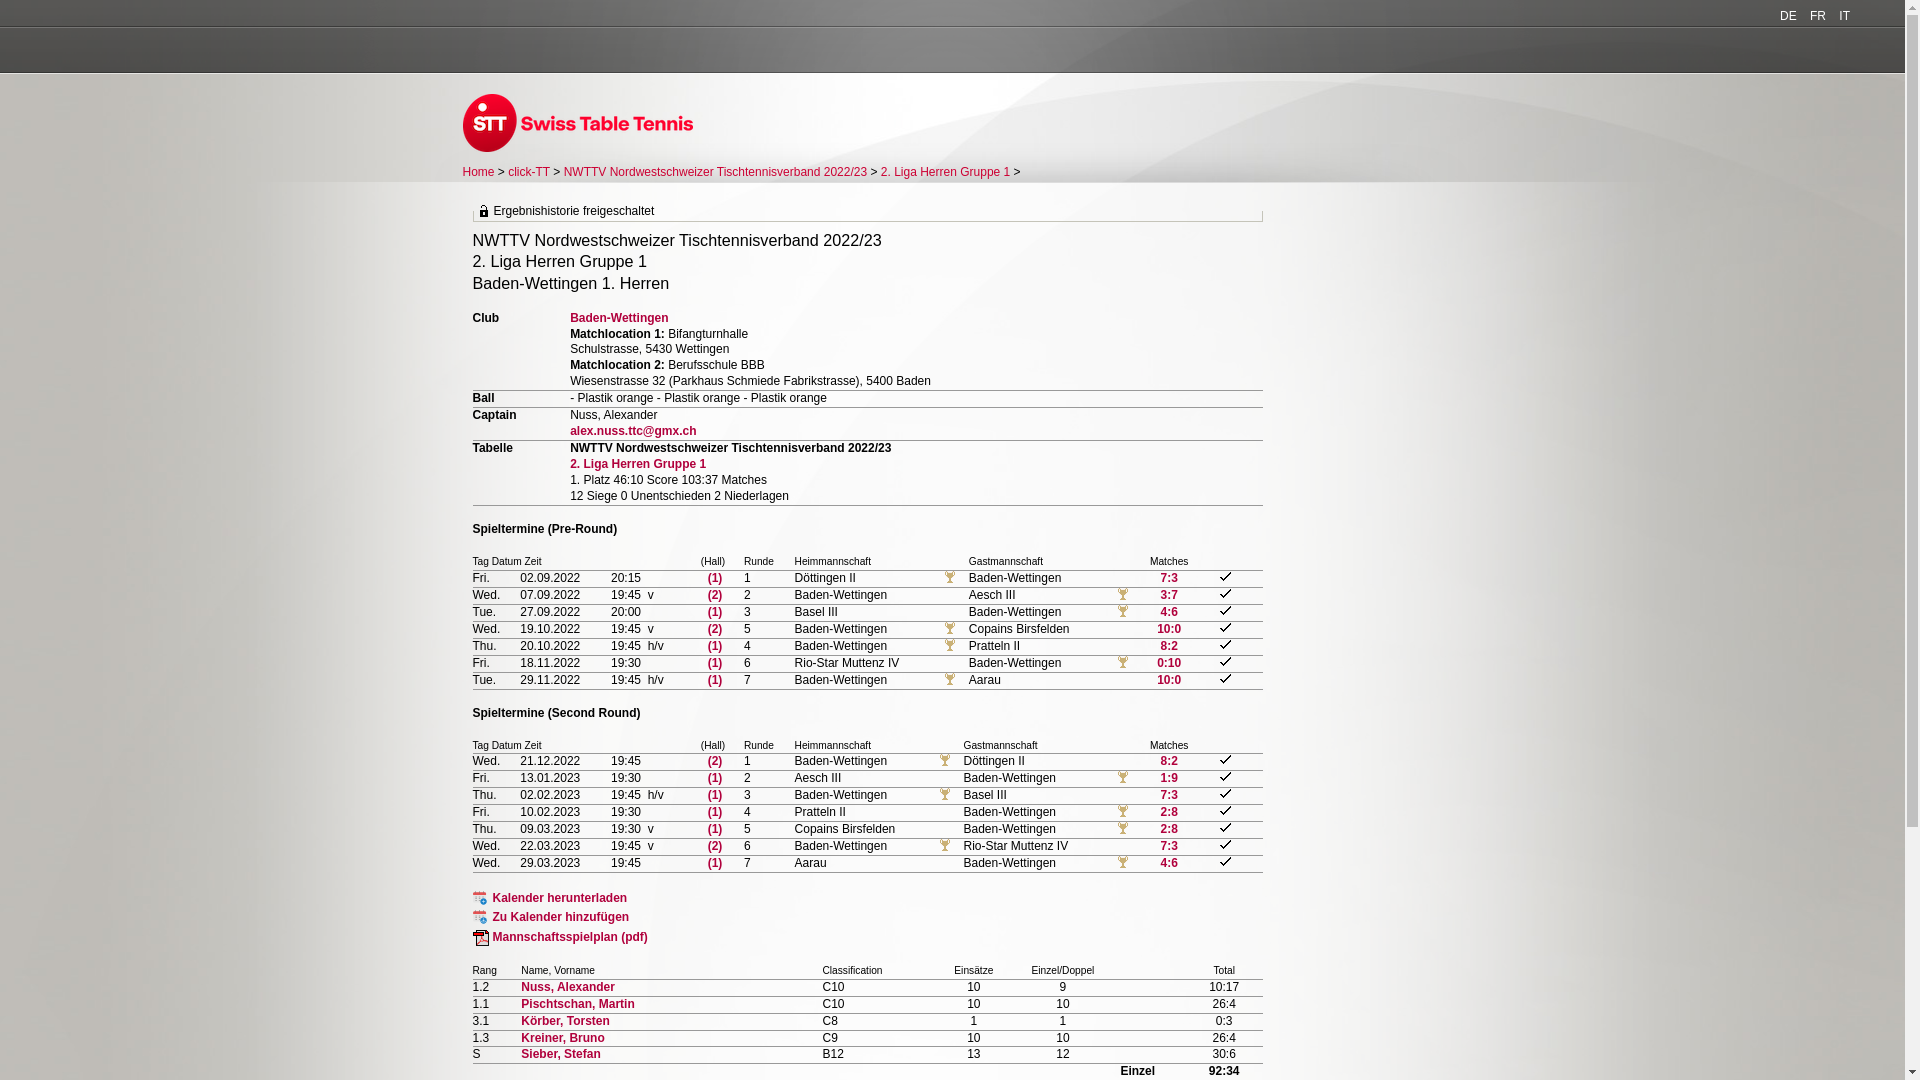  I want to click on 'Spielbericht genehmigt', so click(1224, 677).